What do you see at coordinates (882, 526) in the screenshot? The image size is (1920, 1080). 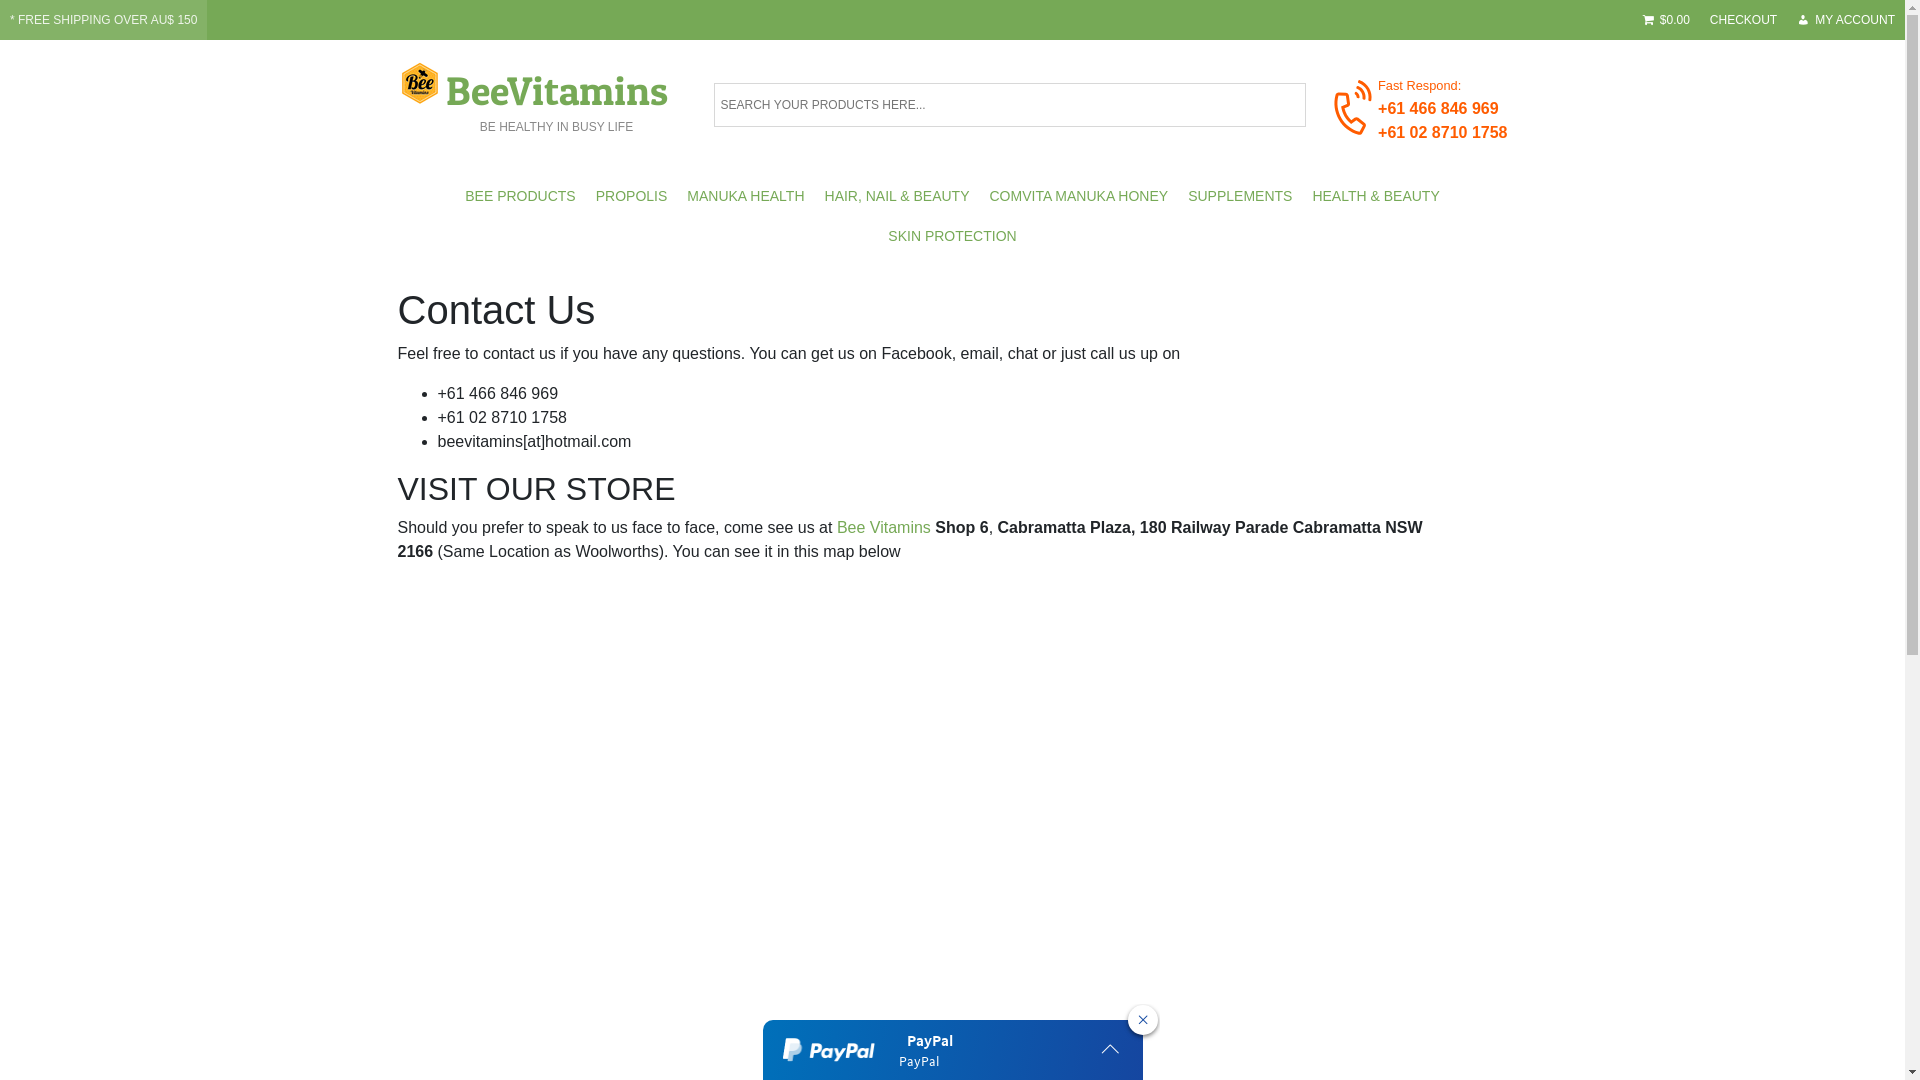 I see `'Bee Vitamins'` at bounding box center [882, 526].